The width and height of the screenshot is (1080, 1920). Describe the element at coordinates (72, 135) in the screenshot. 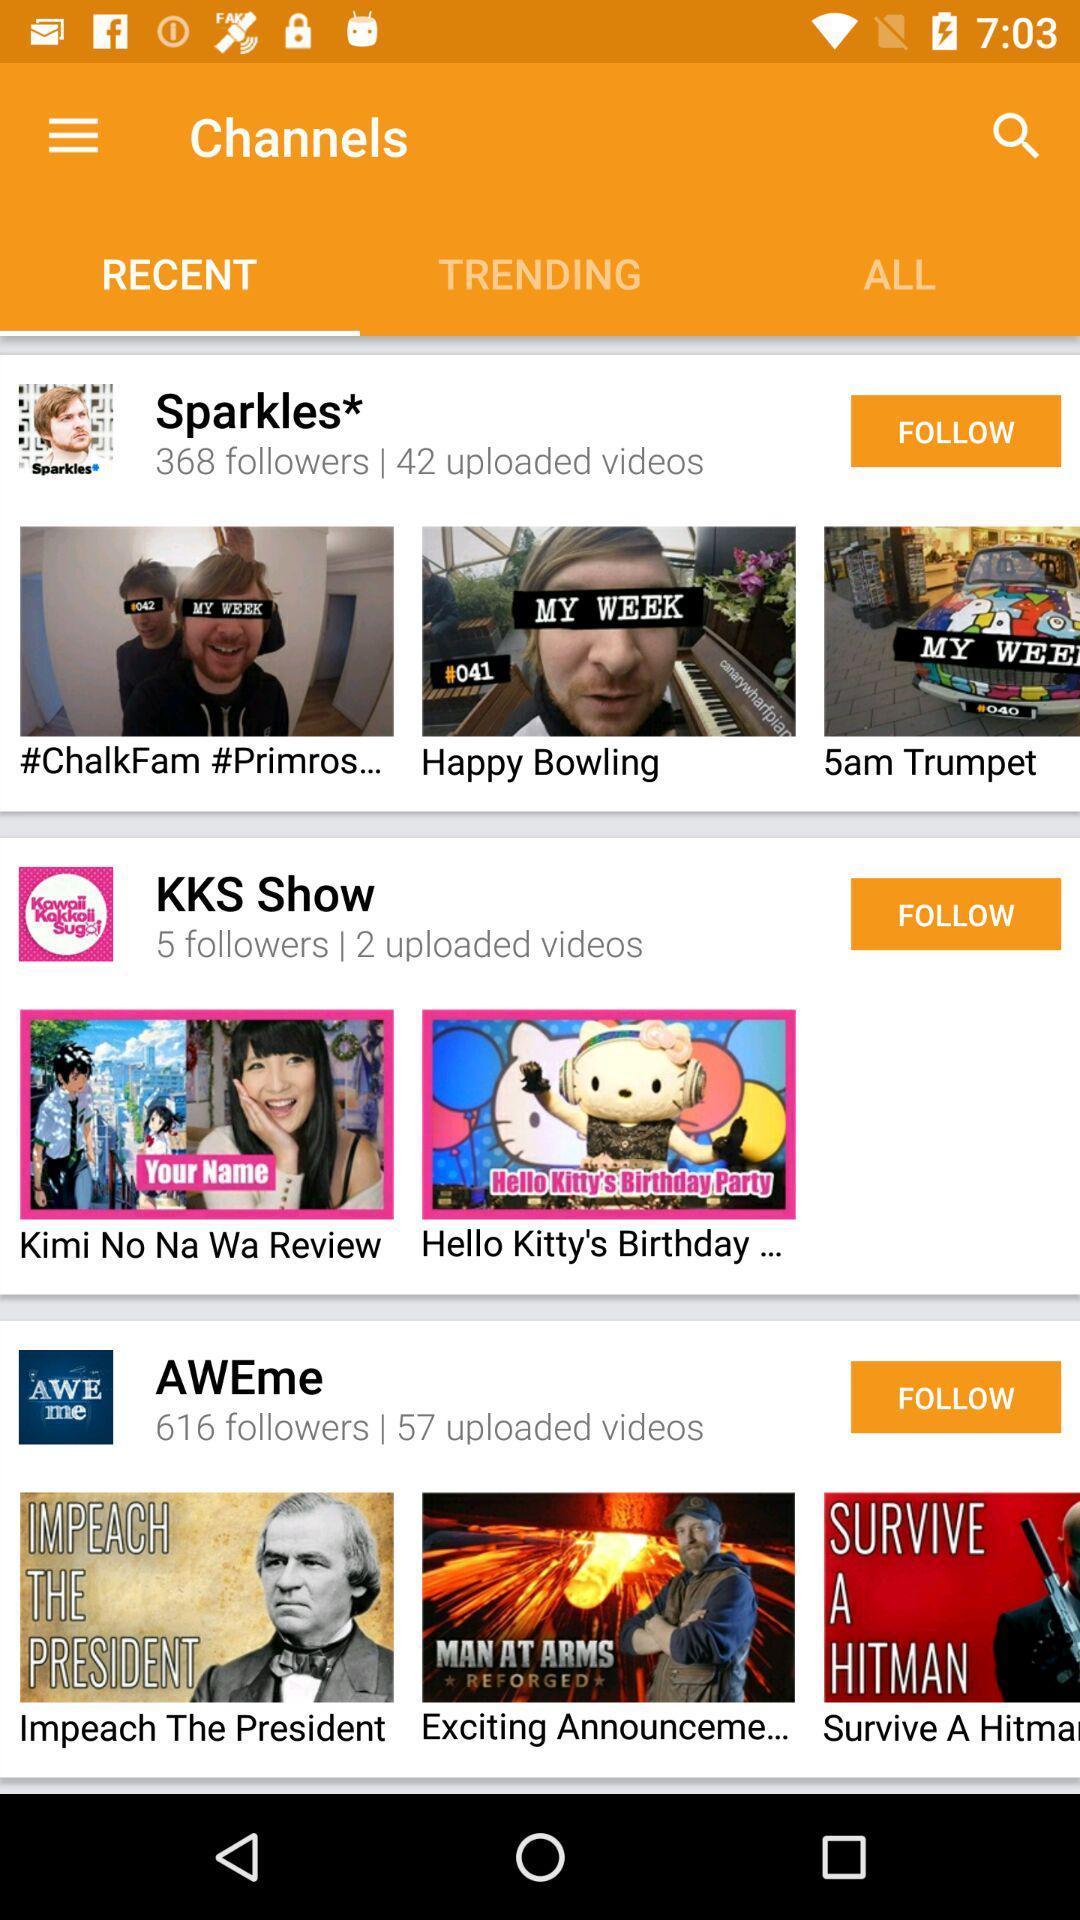

I see `app to the left of the channels app` at that location.